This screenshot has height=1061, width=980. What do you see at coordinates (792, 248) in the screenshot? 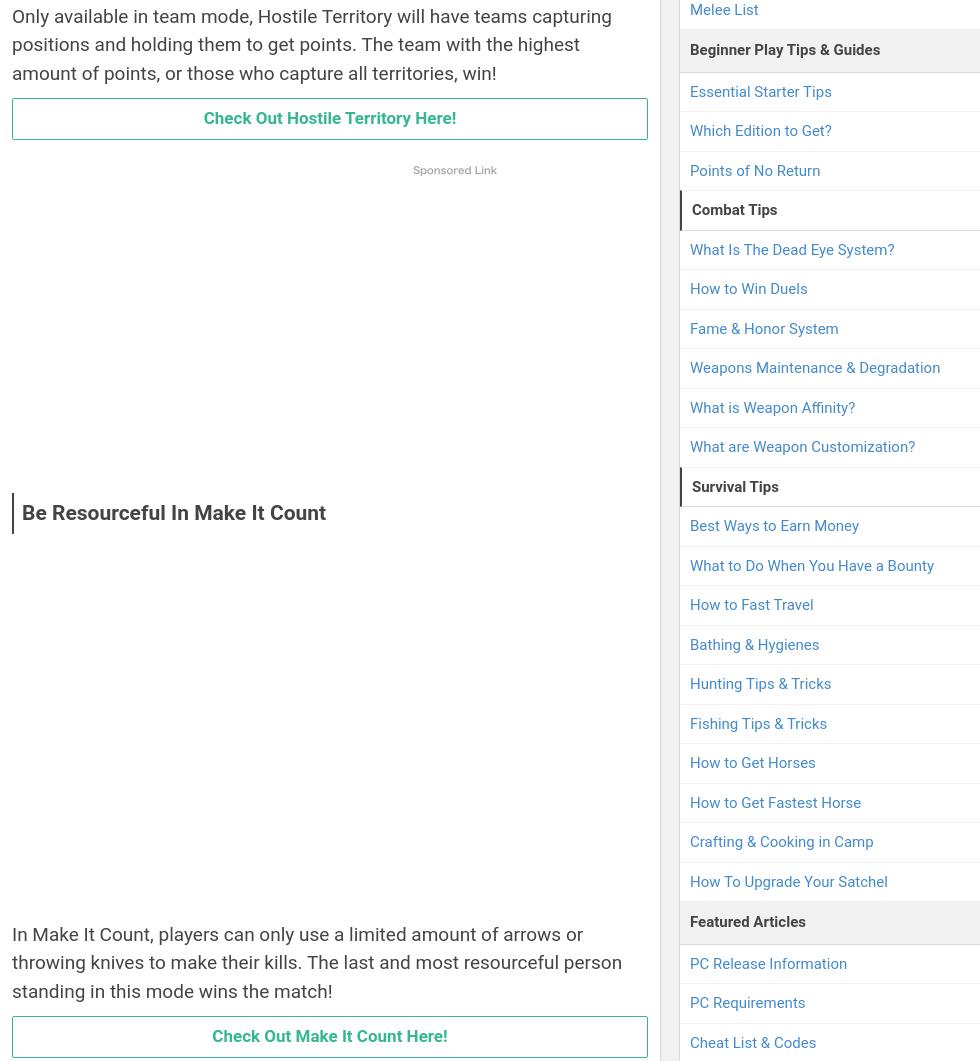
I see `'What Is The Dead Eye System?'` at bounding box center [792, 248].